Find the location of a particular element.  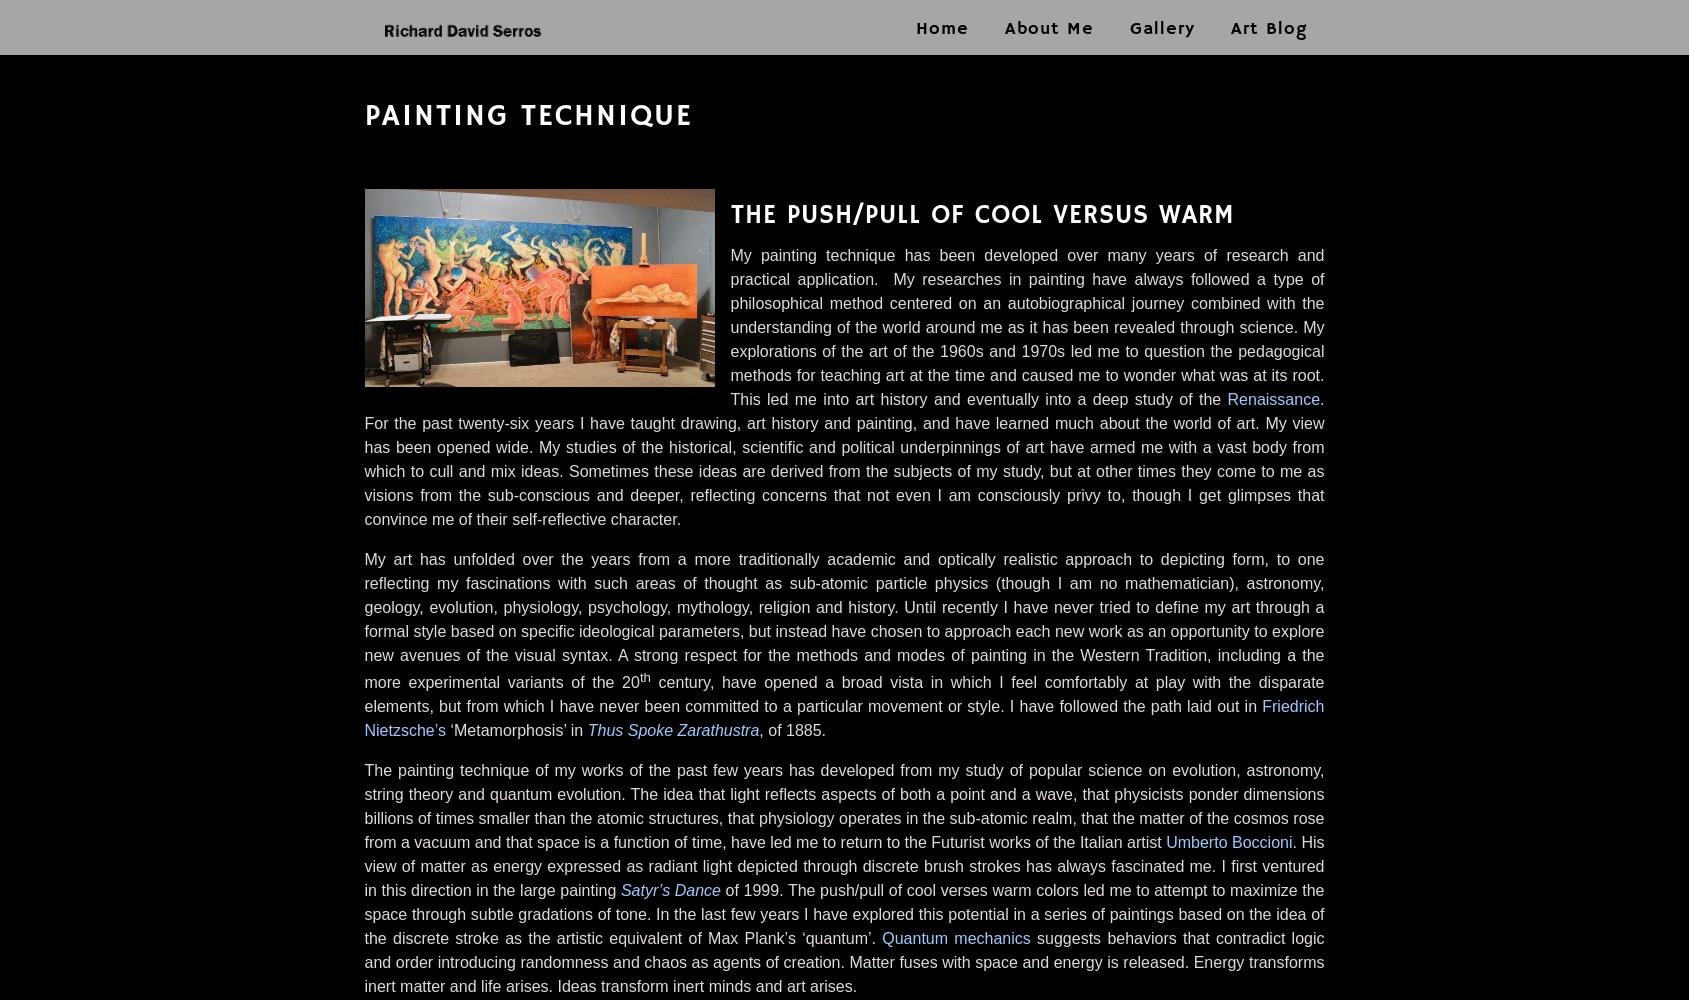

'Thus Spoke Zarathustra' is located at coordinates (585, 729).